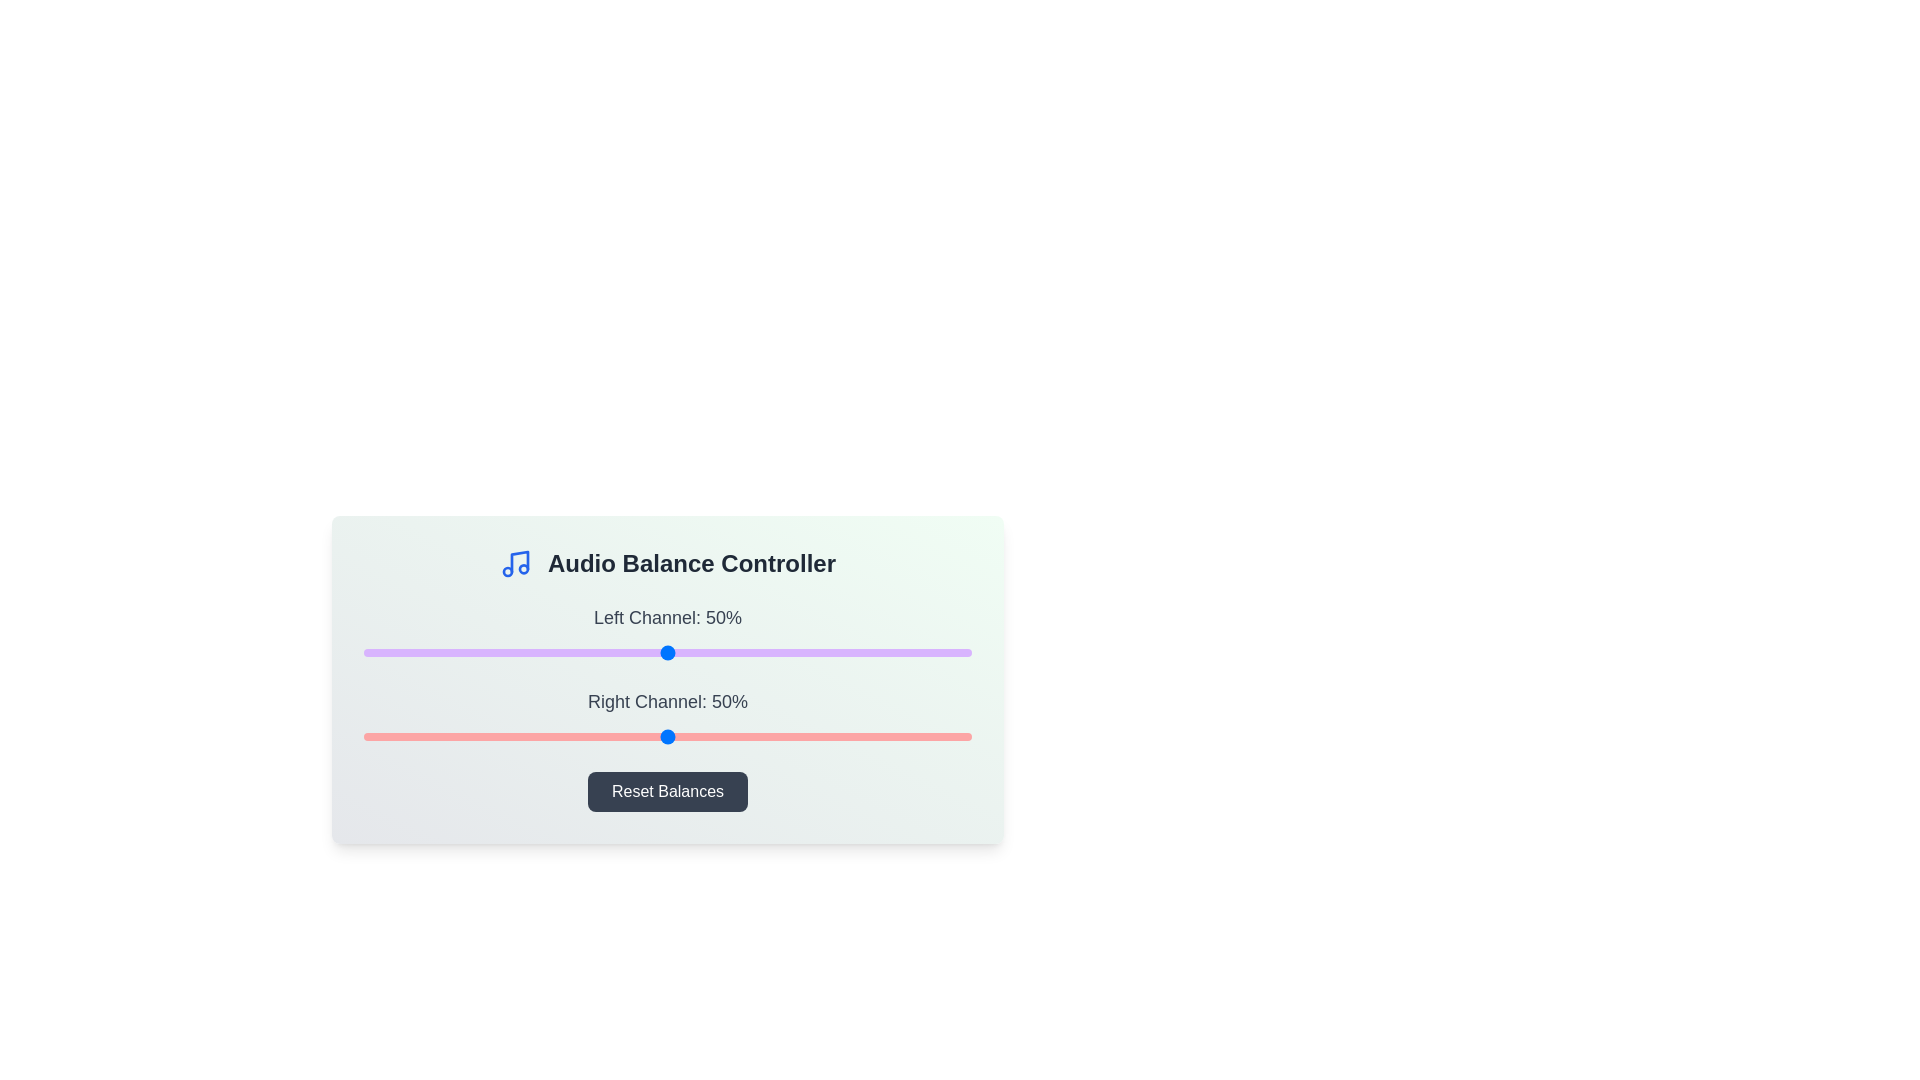  What do you see at coordinates (691, 563) in the screenshot?
I see `the 'Audio Balance Controller' title to identify the component` at bounding box center [691, 563].